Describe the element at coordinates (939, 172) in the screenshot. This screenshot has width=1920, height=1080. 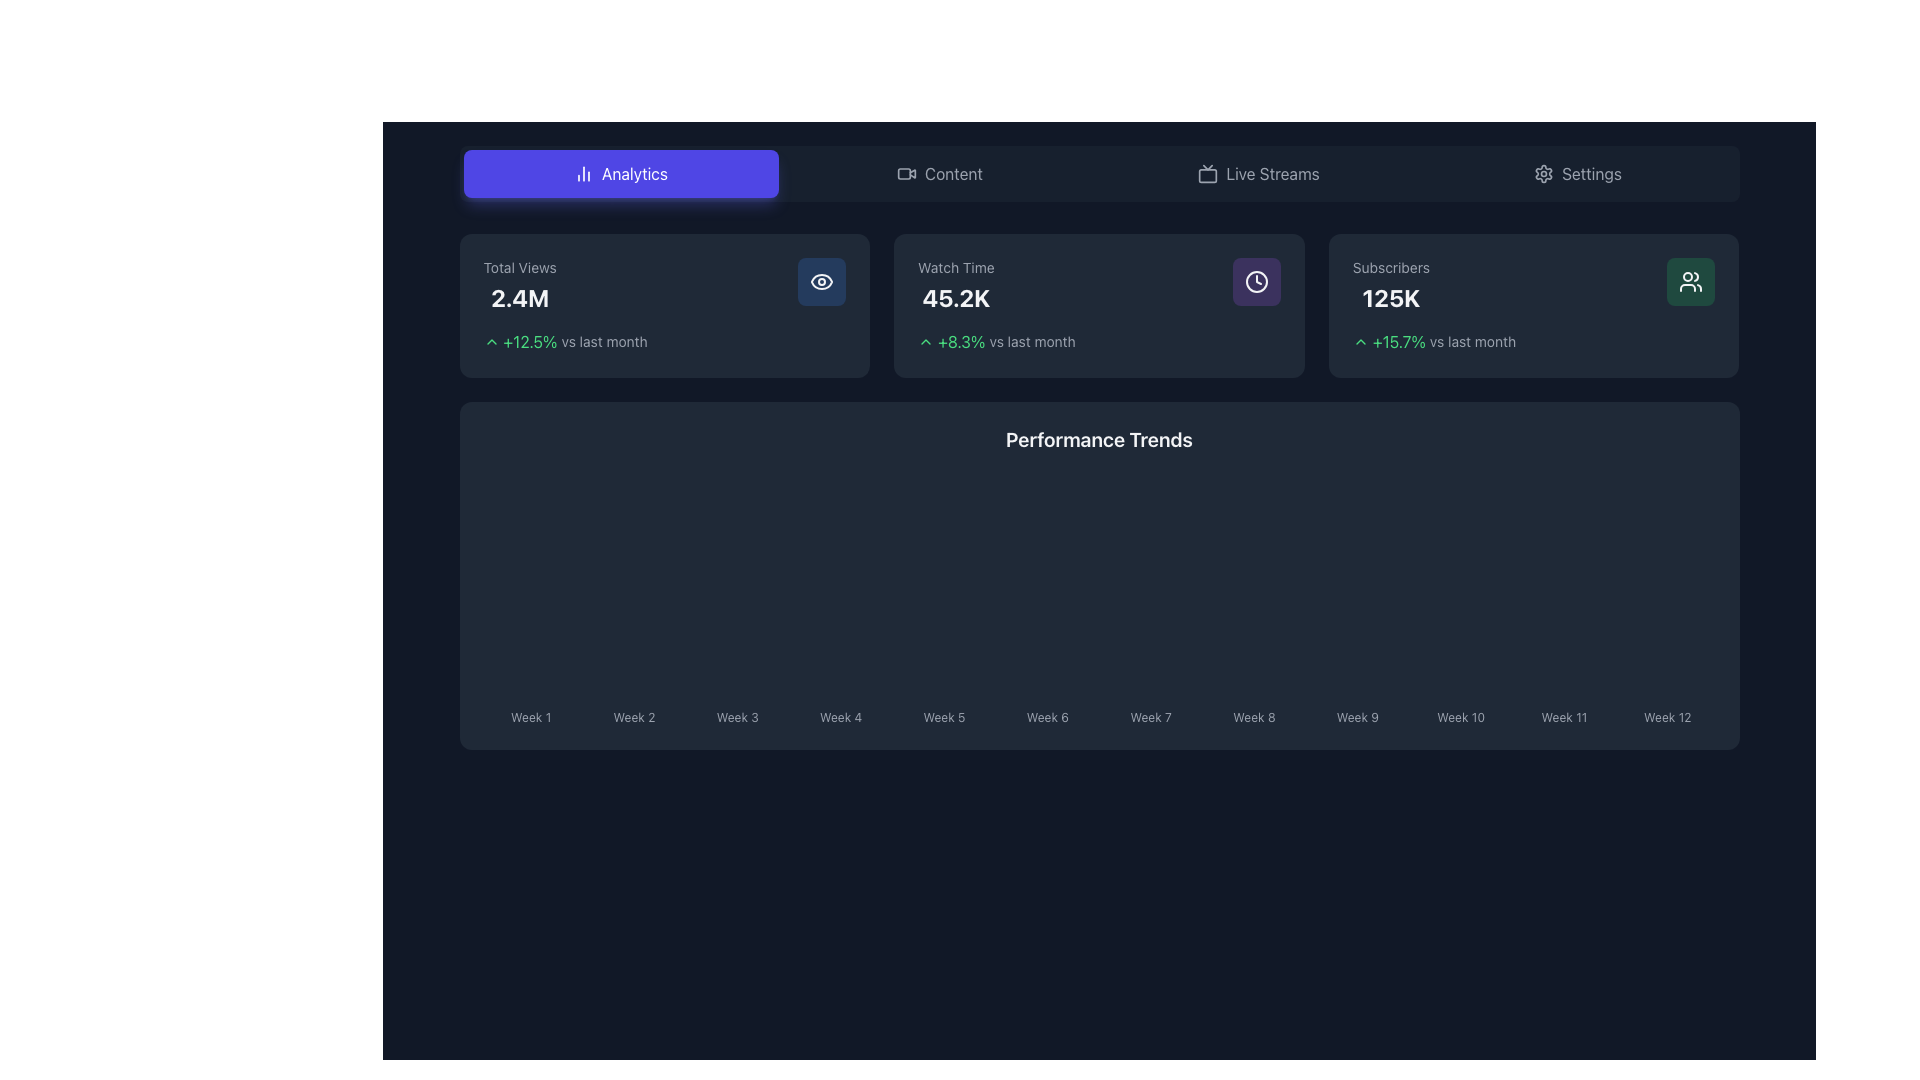
I see `the Navigation button labeled 'Content' in the horizontal navigation bar` at that location.